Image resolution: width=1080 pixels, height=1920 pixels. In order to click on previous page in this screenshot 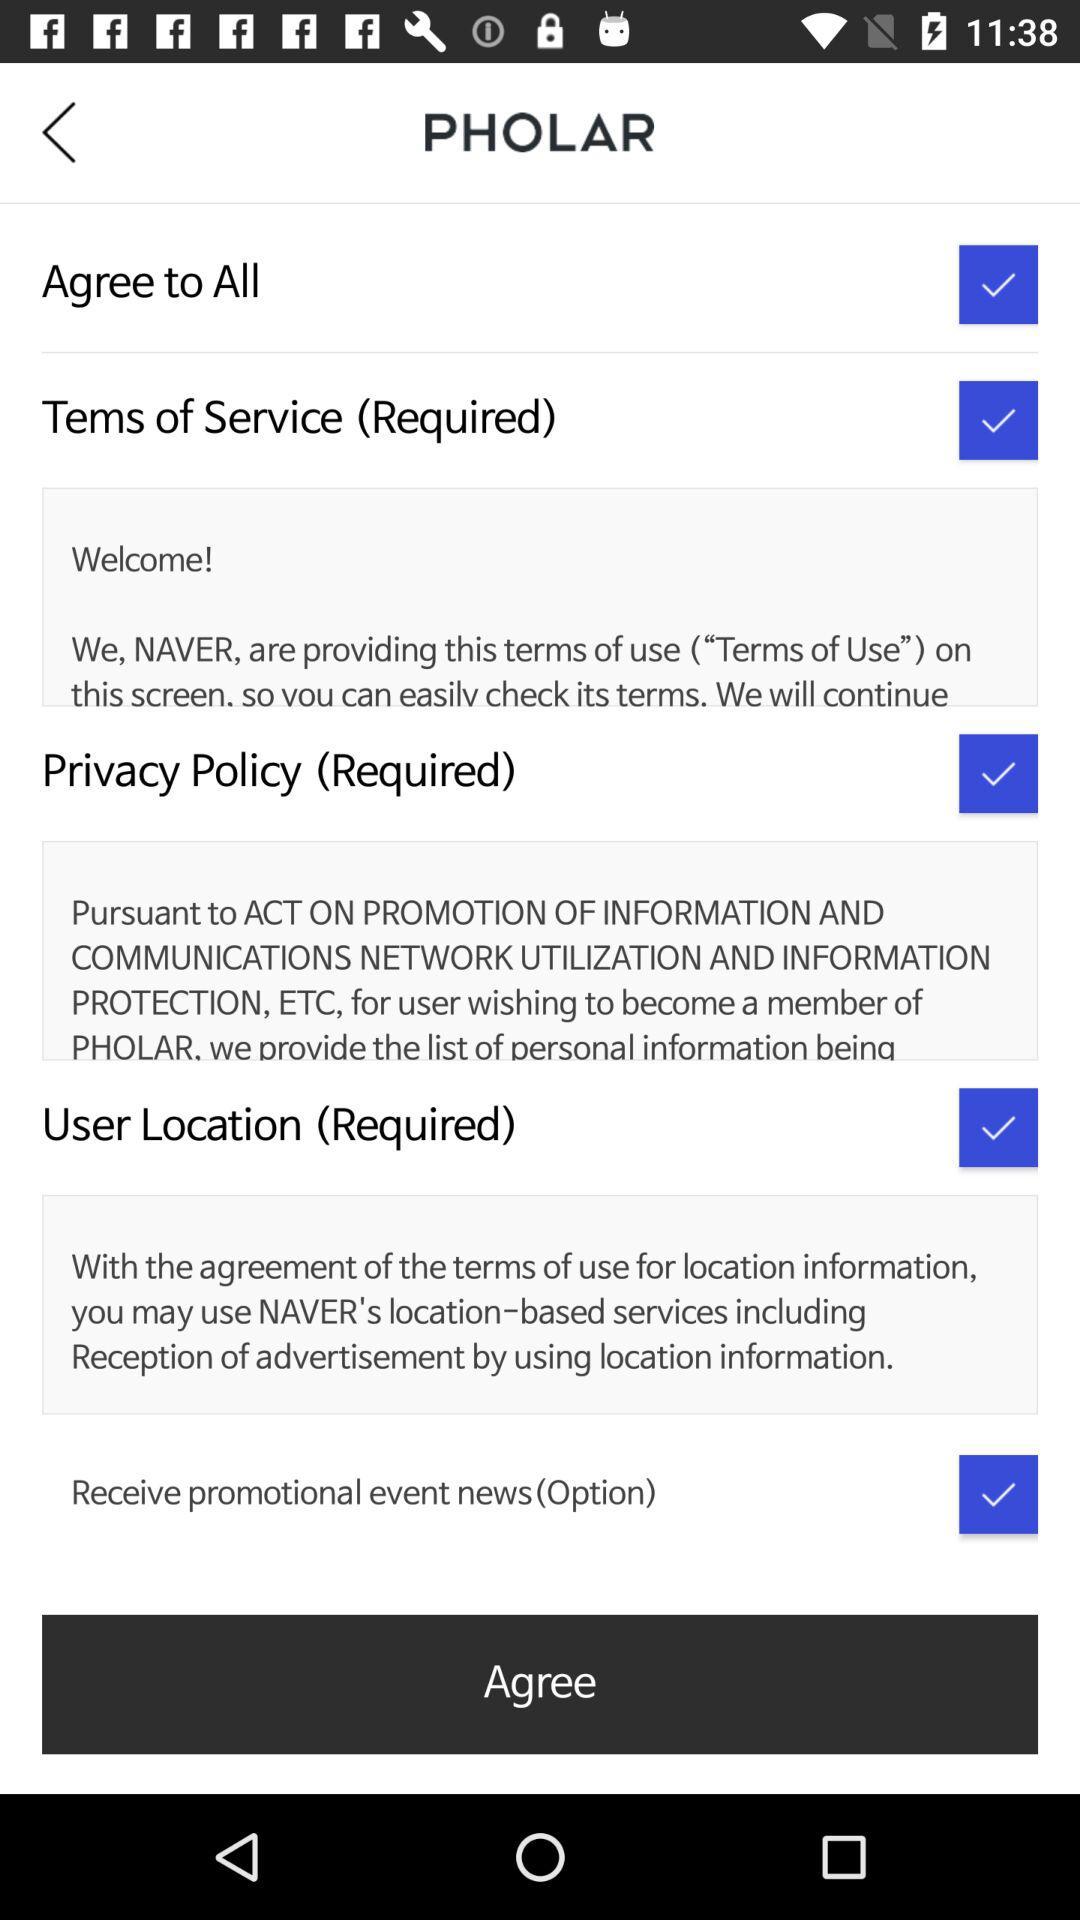, I will do `click(72, 131)`.